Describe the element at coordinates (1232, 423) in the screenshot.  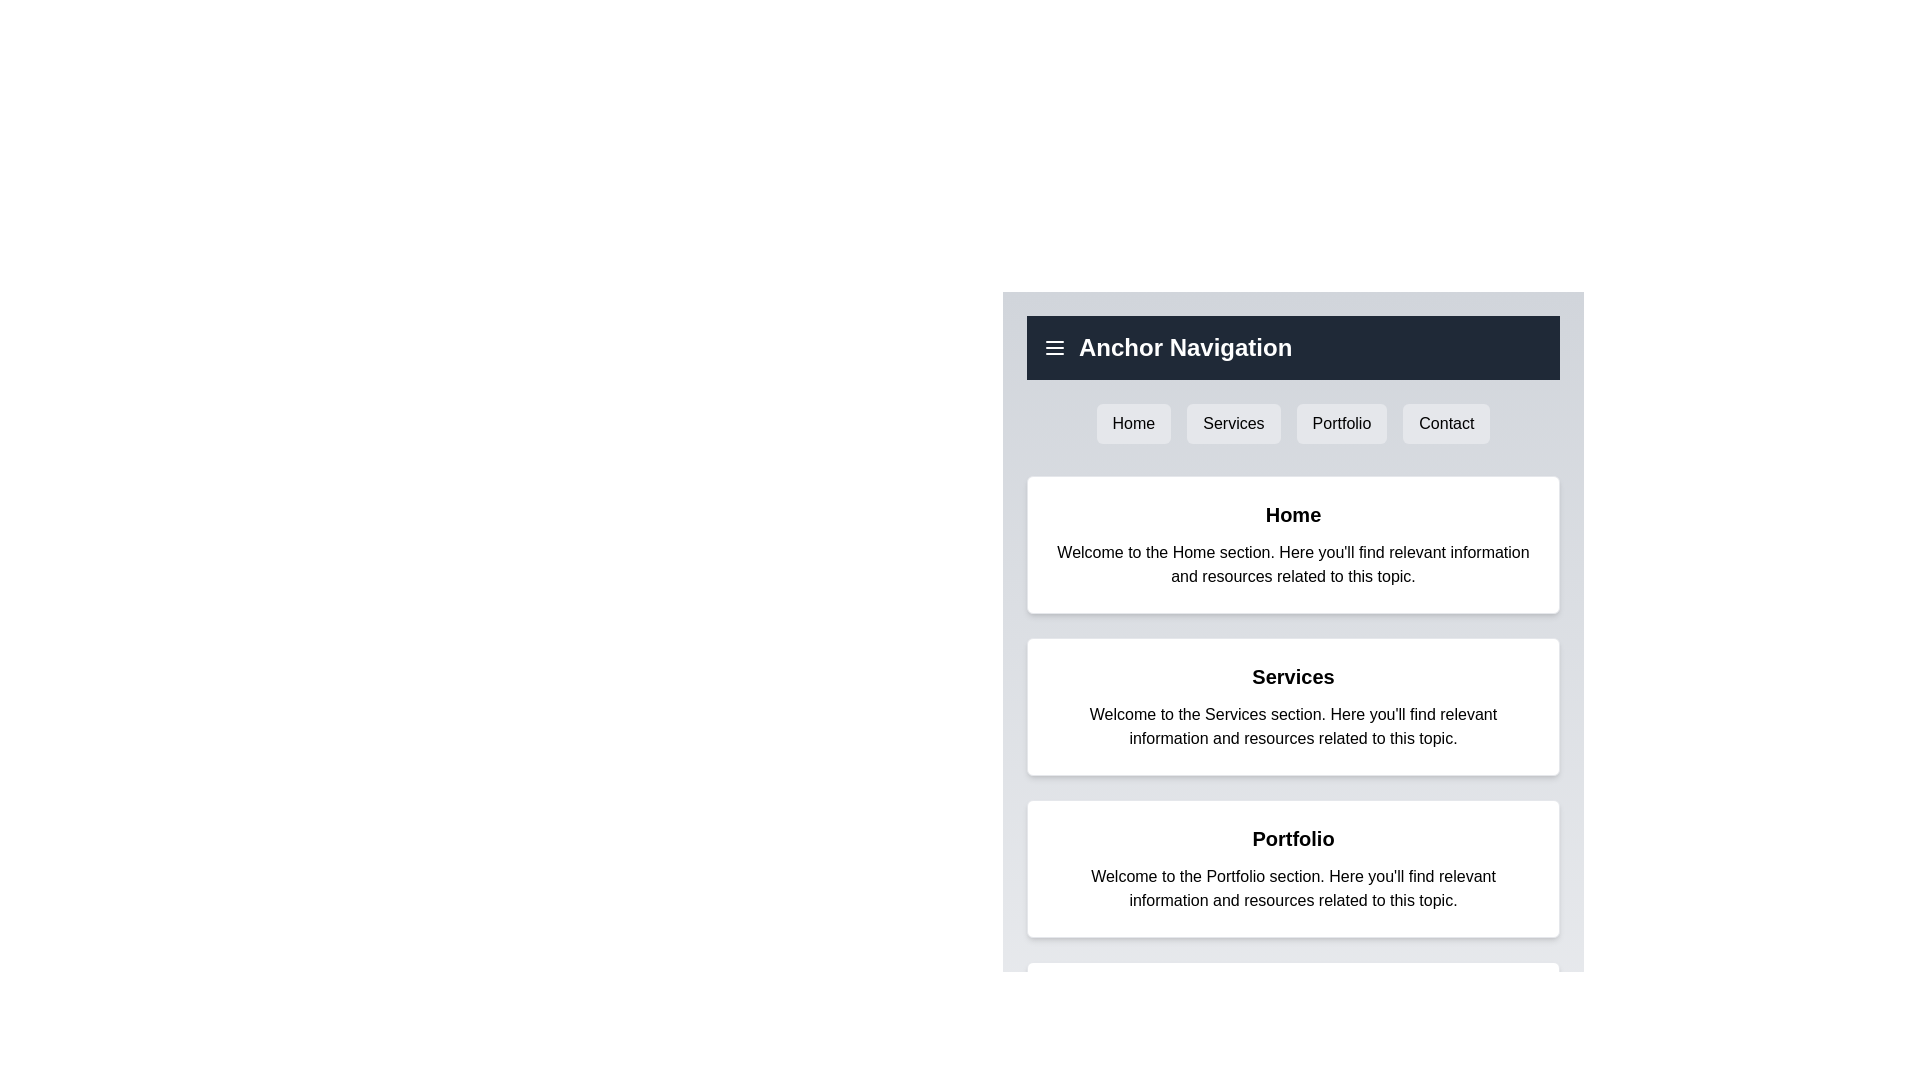
I see `the second button from the left in the horizontal navigation bar` at that location.